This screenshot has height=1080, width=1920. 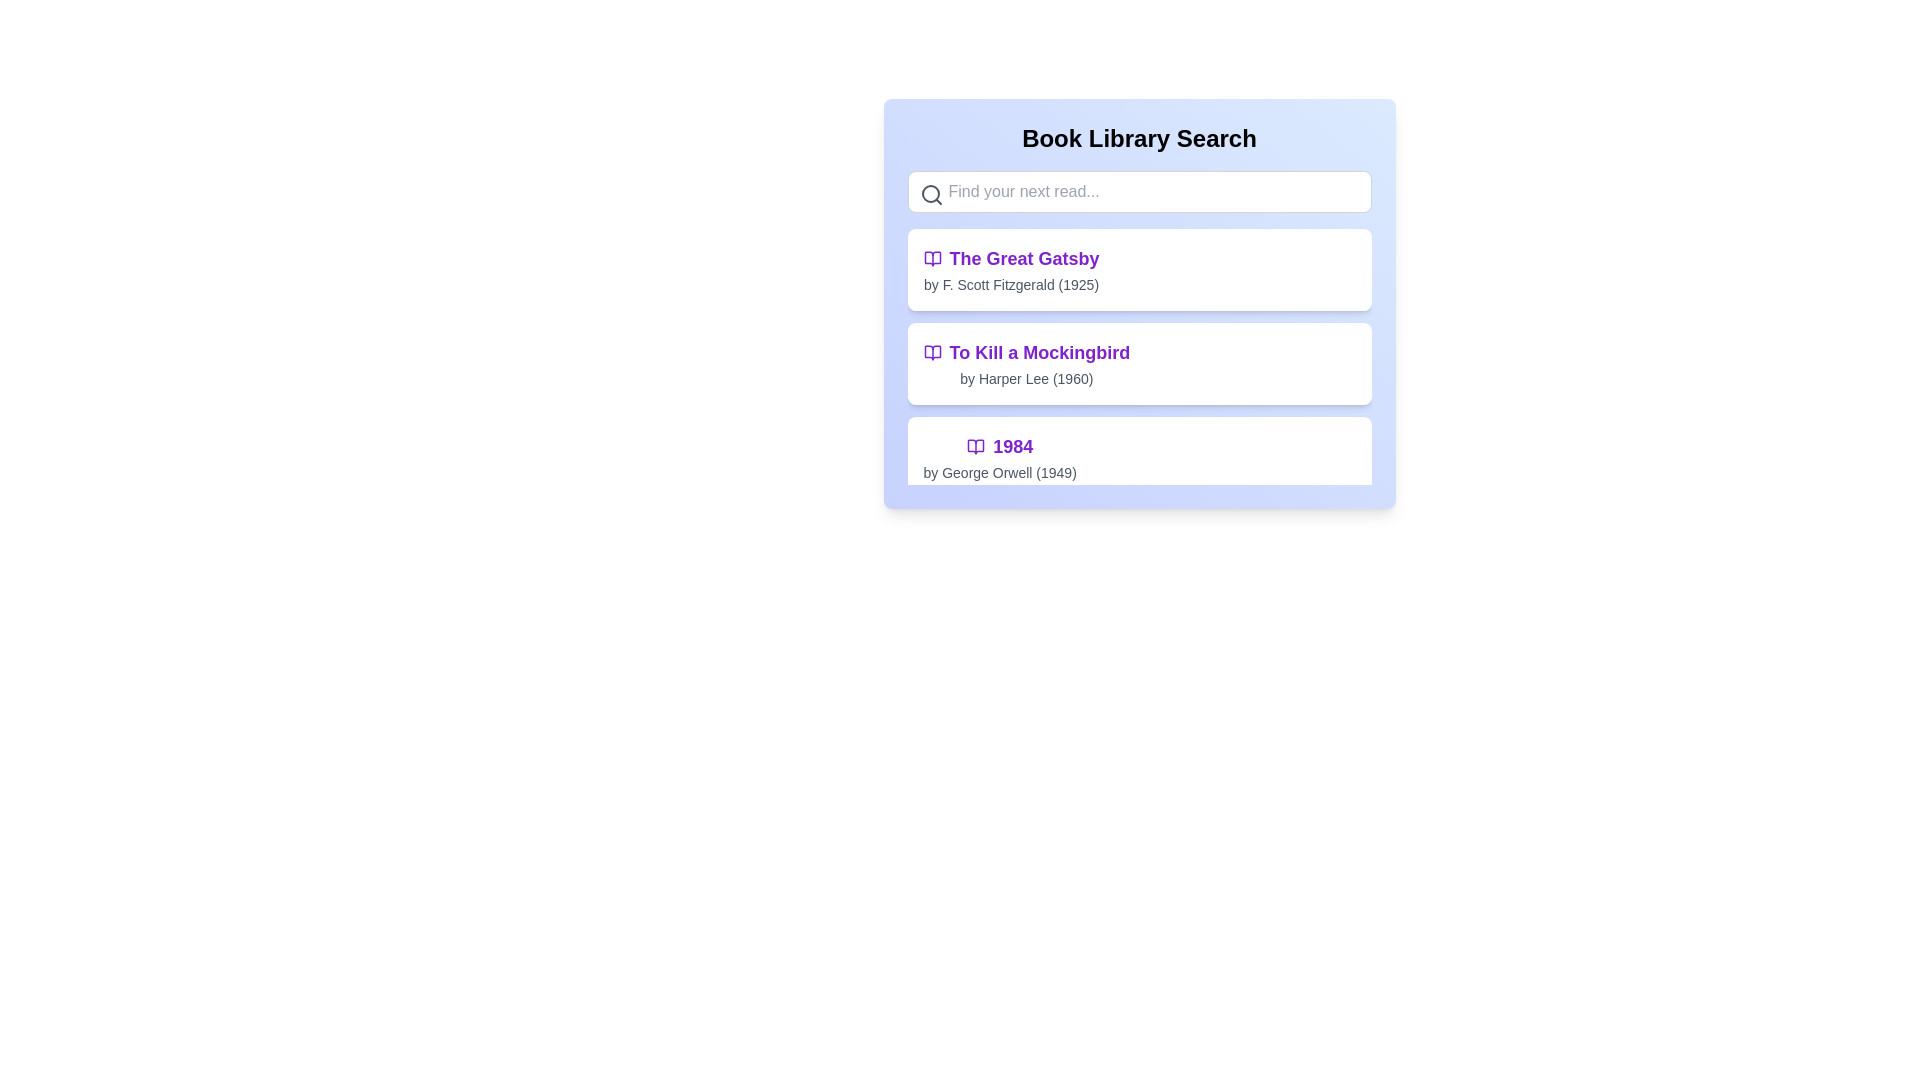 I want to click on the open book icon filled with purple color, representing the book '1984' by George Orwell, located as the third item in the list, so click(x=976, y=446).